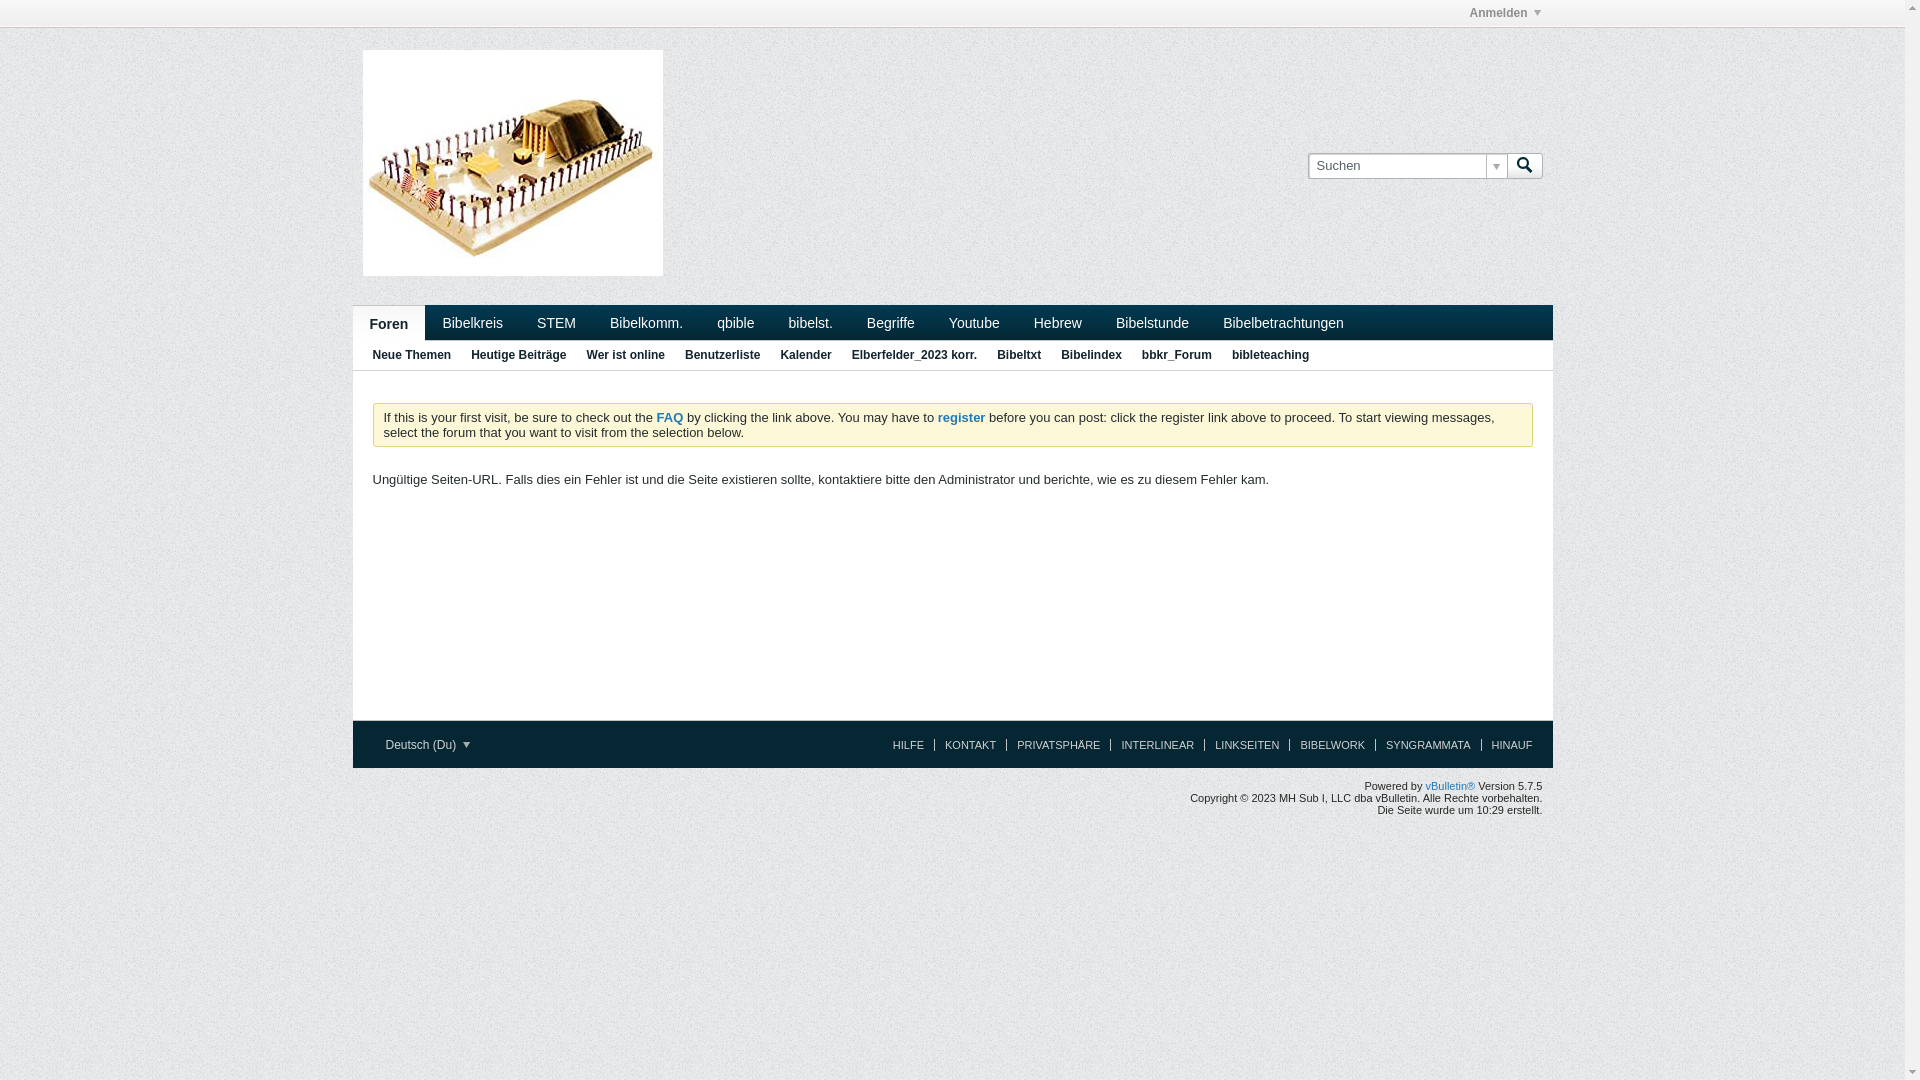  Describe the element at coordinates (1326, 744) in the screenshot. I see `'BIBELWORK'` at that location.